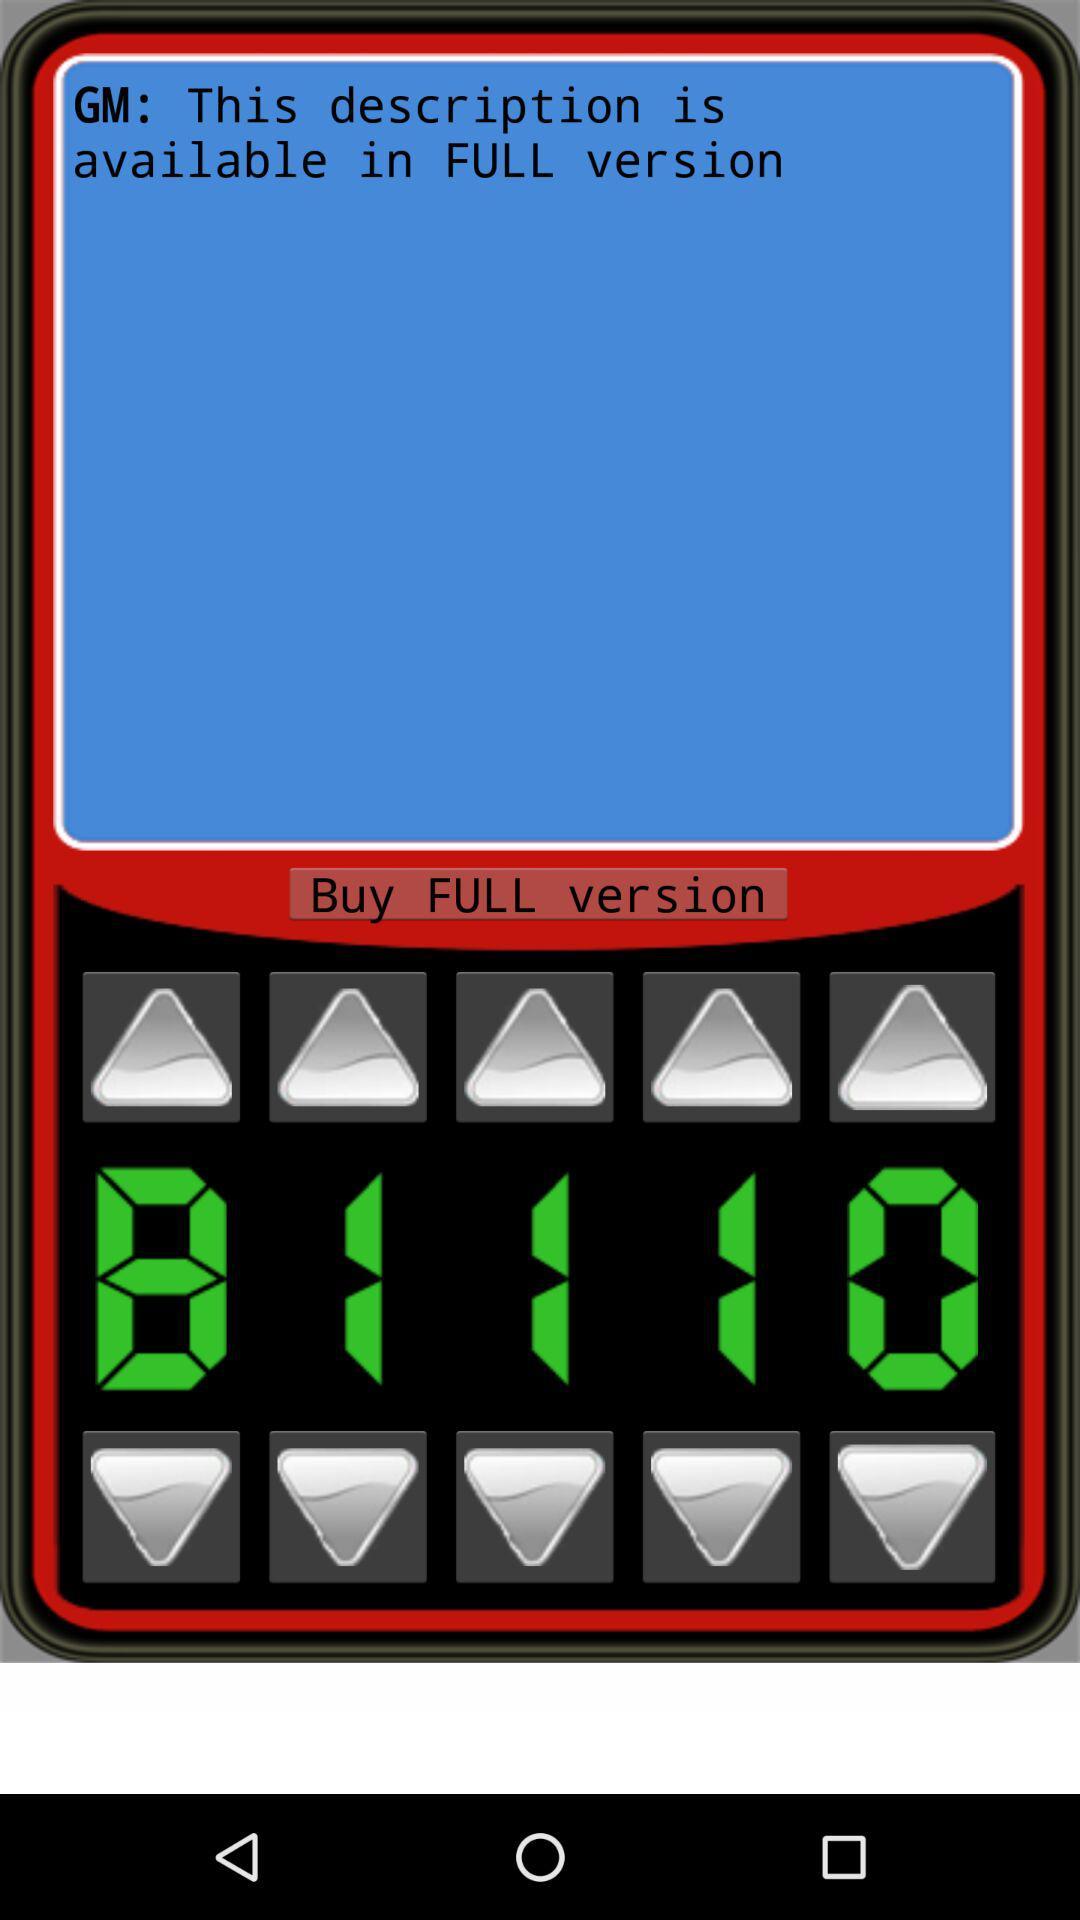 This screenshot has width=1080, height=1920. I want to click on next number, so click(912, 1507).